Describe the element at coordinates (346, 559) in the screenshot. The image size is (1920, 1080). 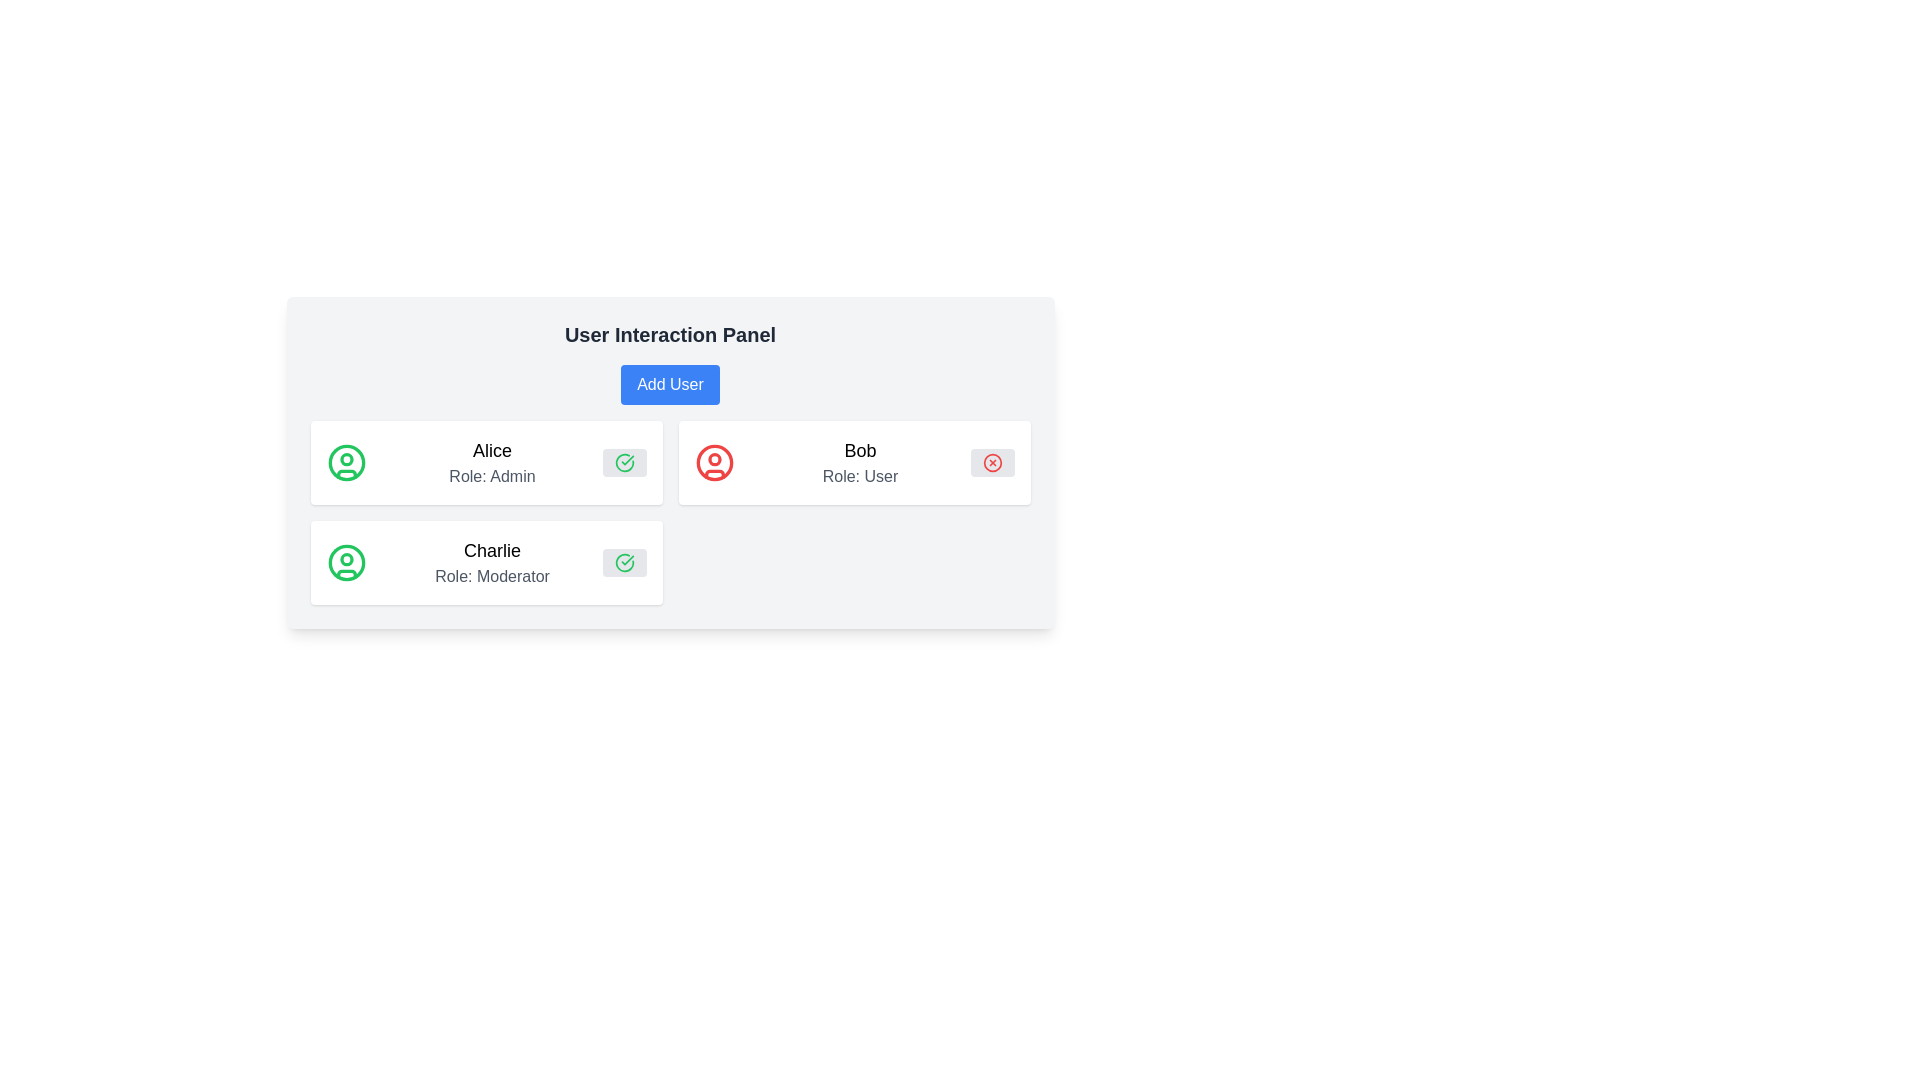
I see `the small circle inside the SVG user icon for the user profile labeled 'Alice', which has a green outline` at that location.